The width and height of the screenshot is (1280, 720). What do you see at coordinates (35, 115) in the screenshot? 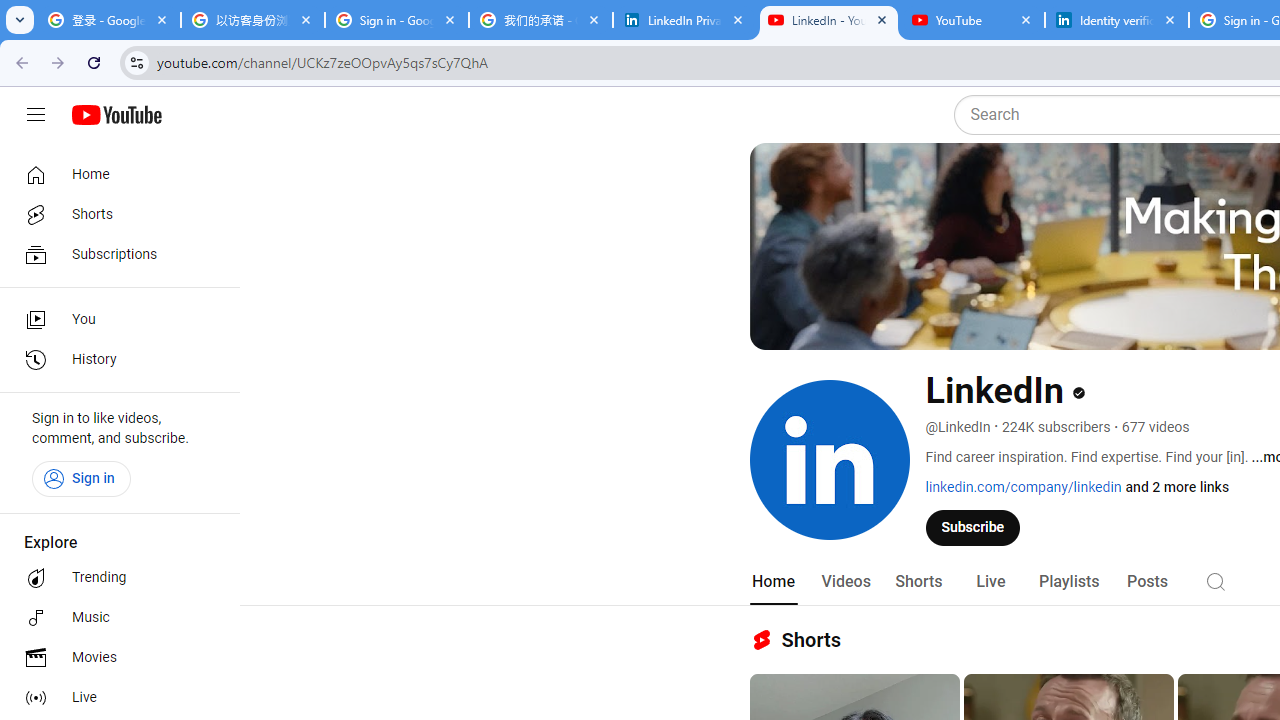
I see `'Guide'` at bounding box center [35, 115].